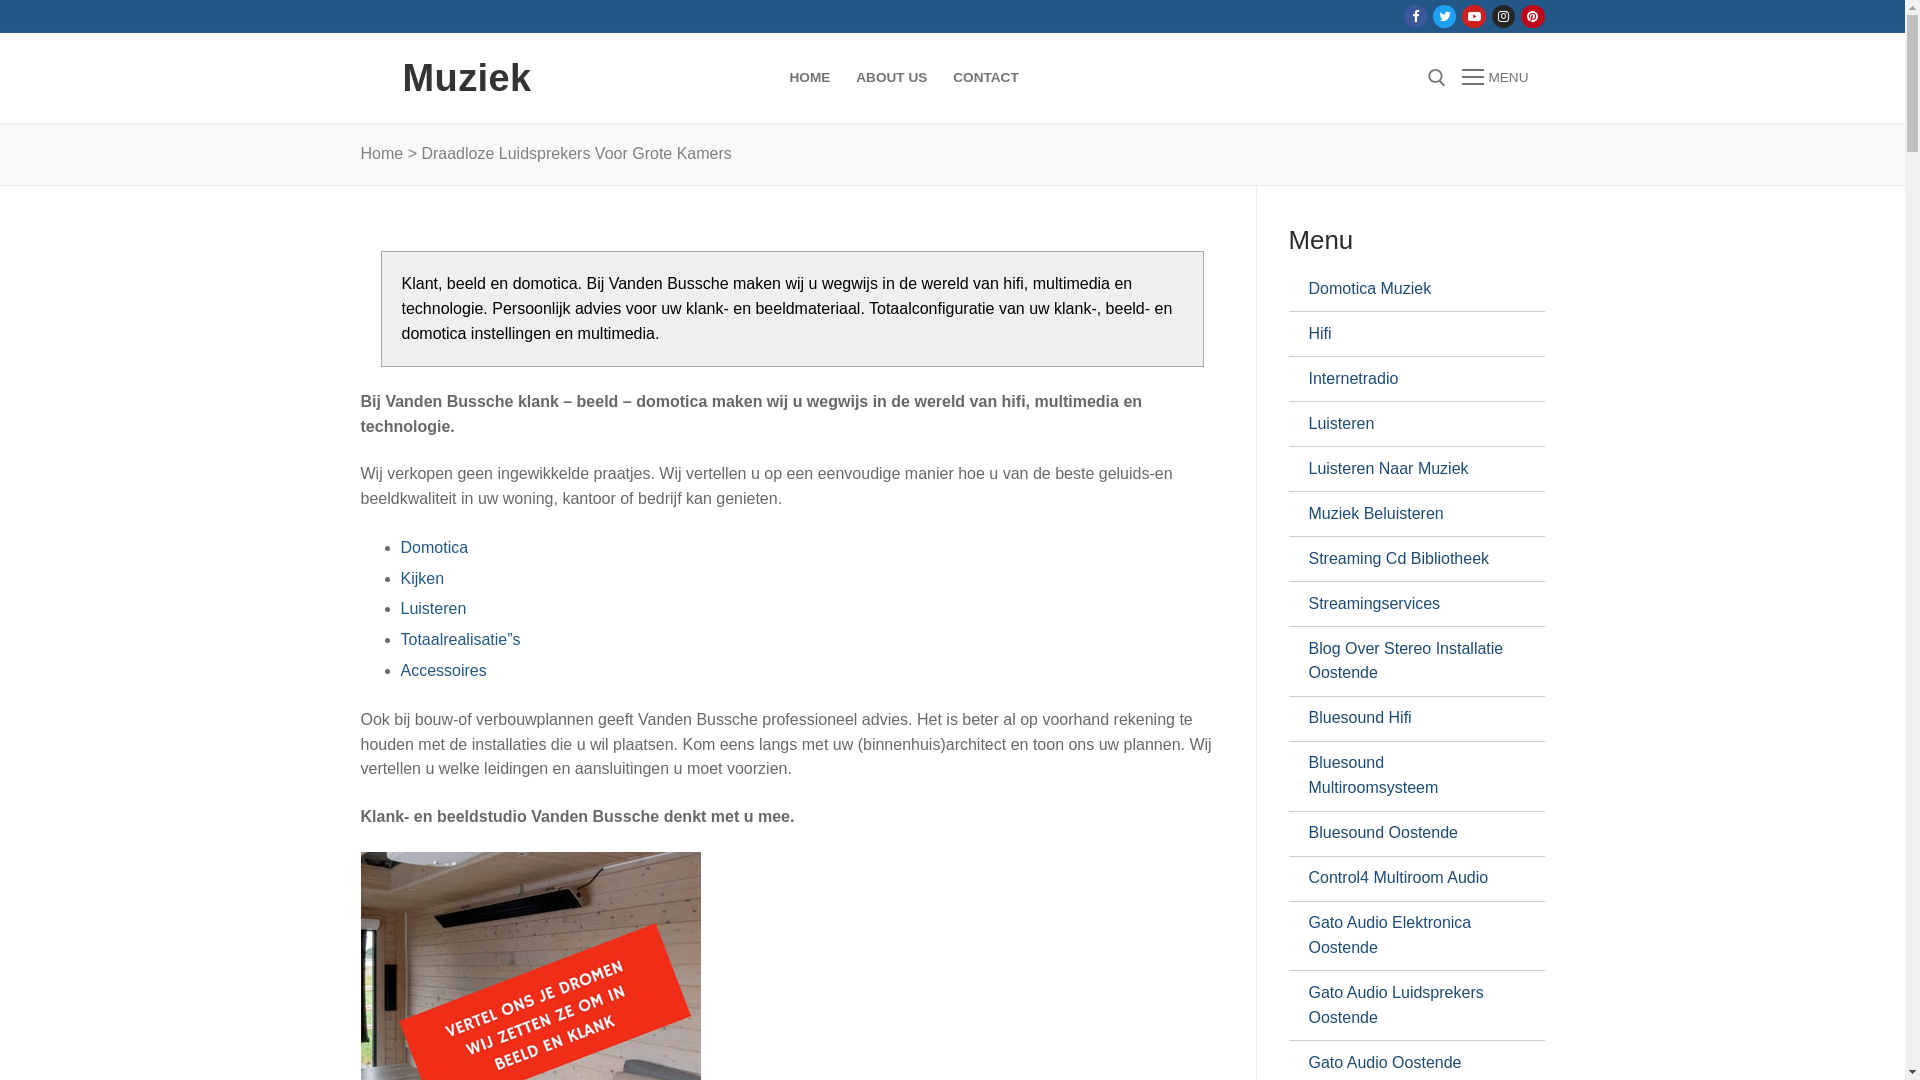  What do you see at coordinates (399, 547) in the screenshot?
I see `'Domotica'` at bounding box center [399, 547].